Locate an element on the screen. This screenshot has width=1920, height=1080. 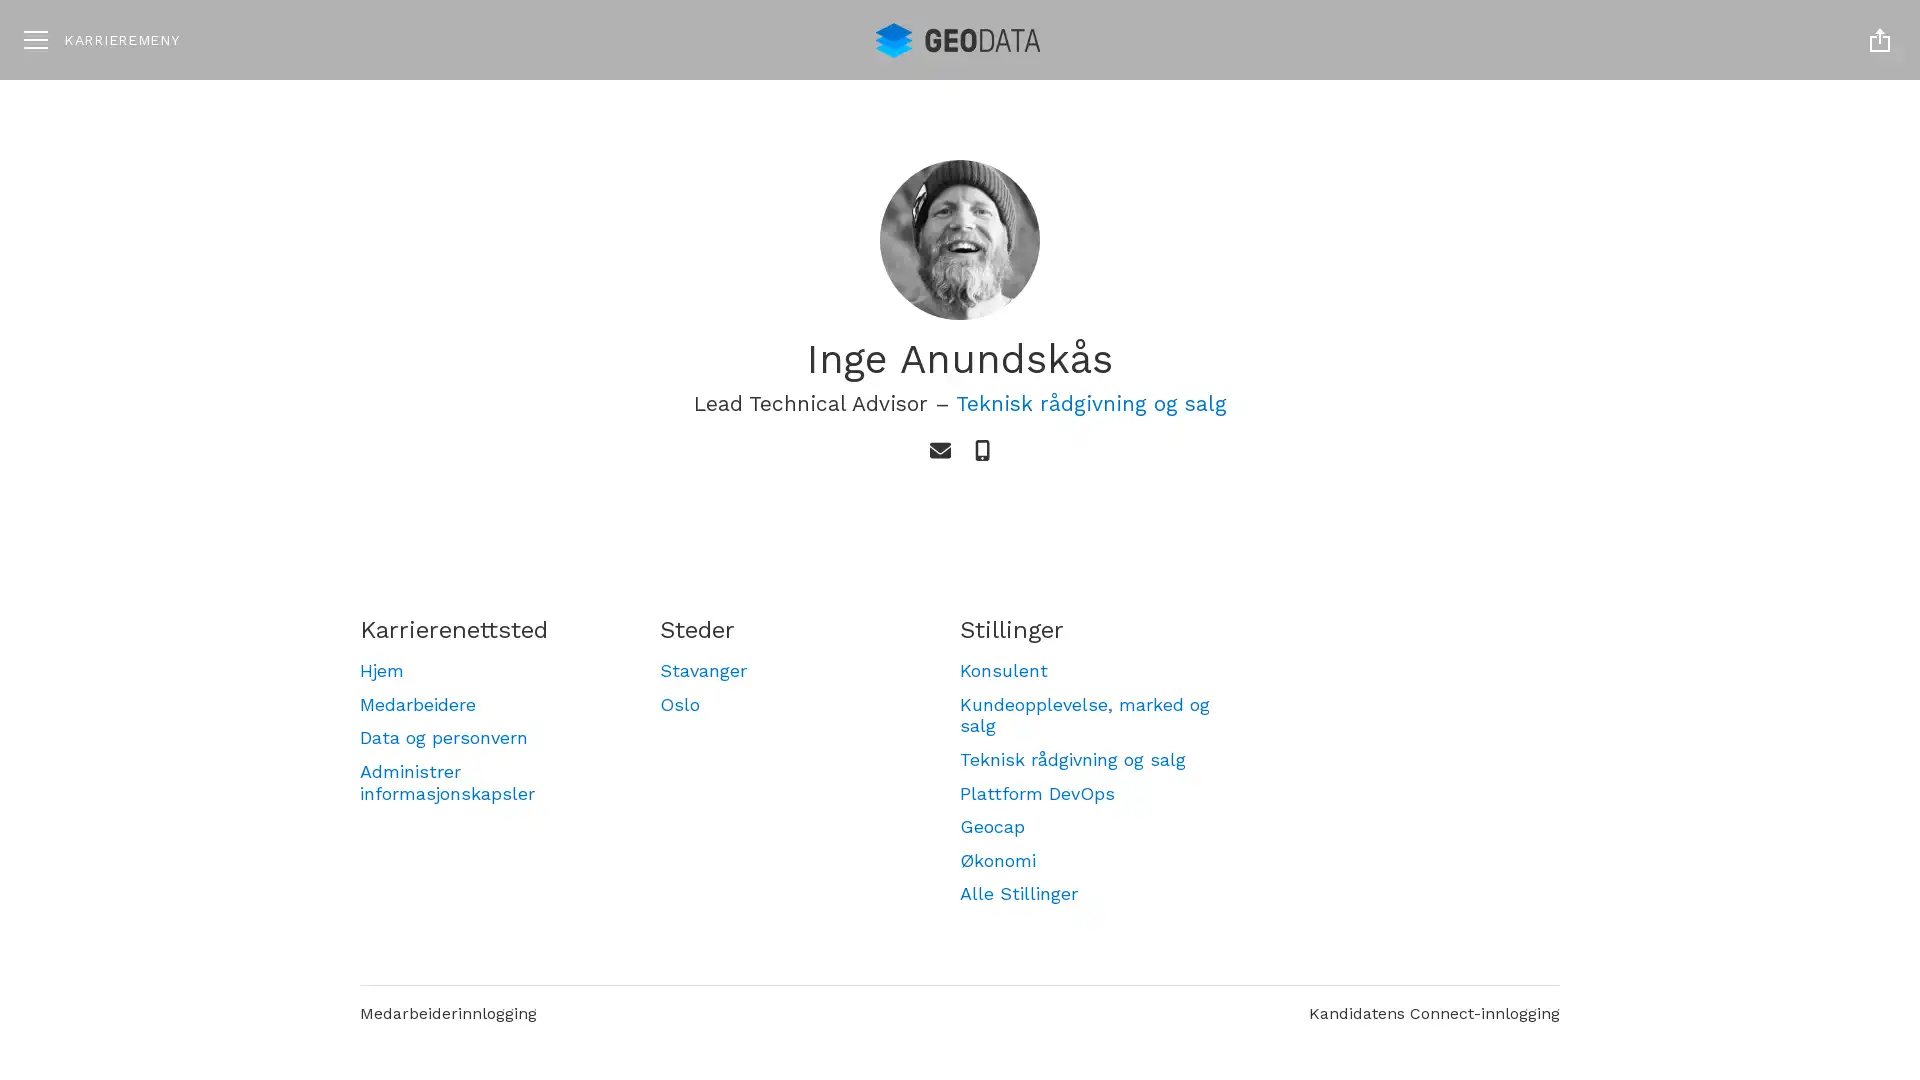
Administrer informasjonskapsler is located at coordinates (491, 781).